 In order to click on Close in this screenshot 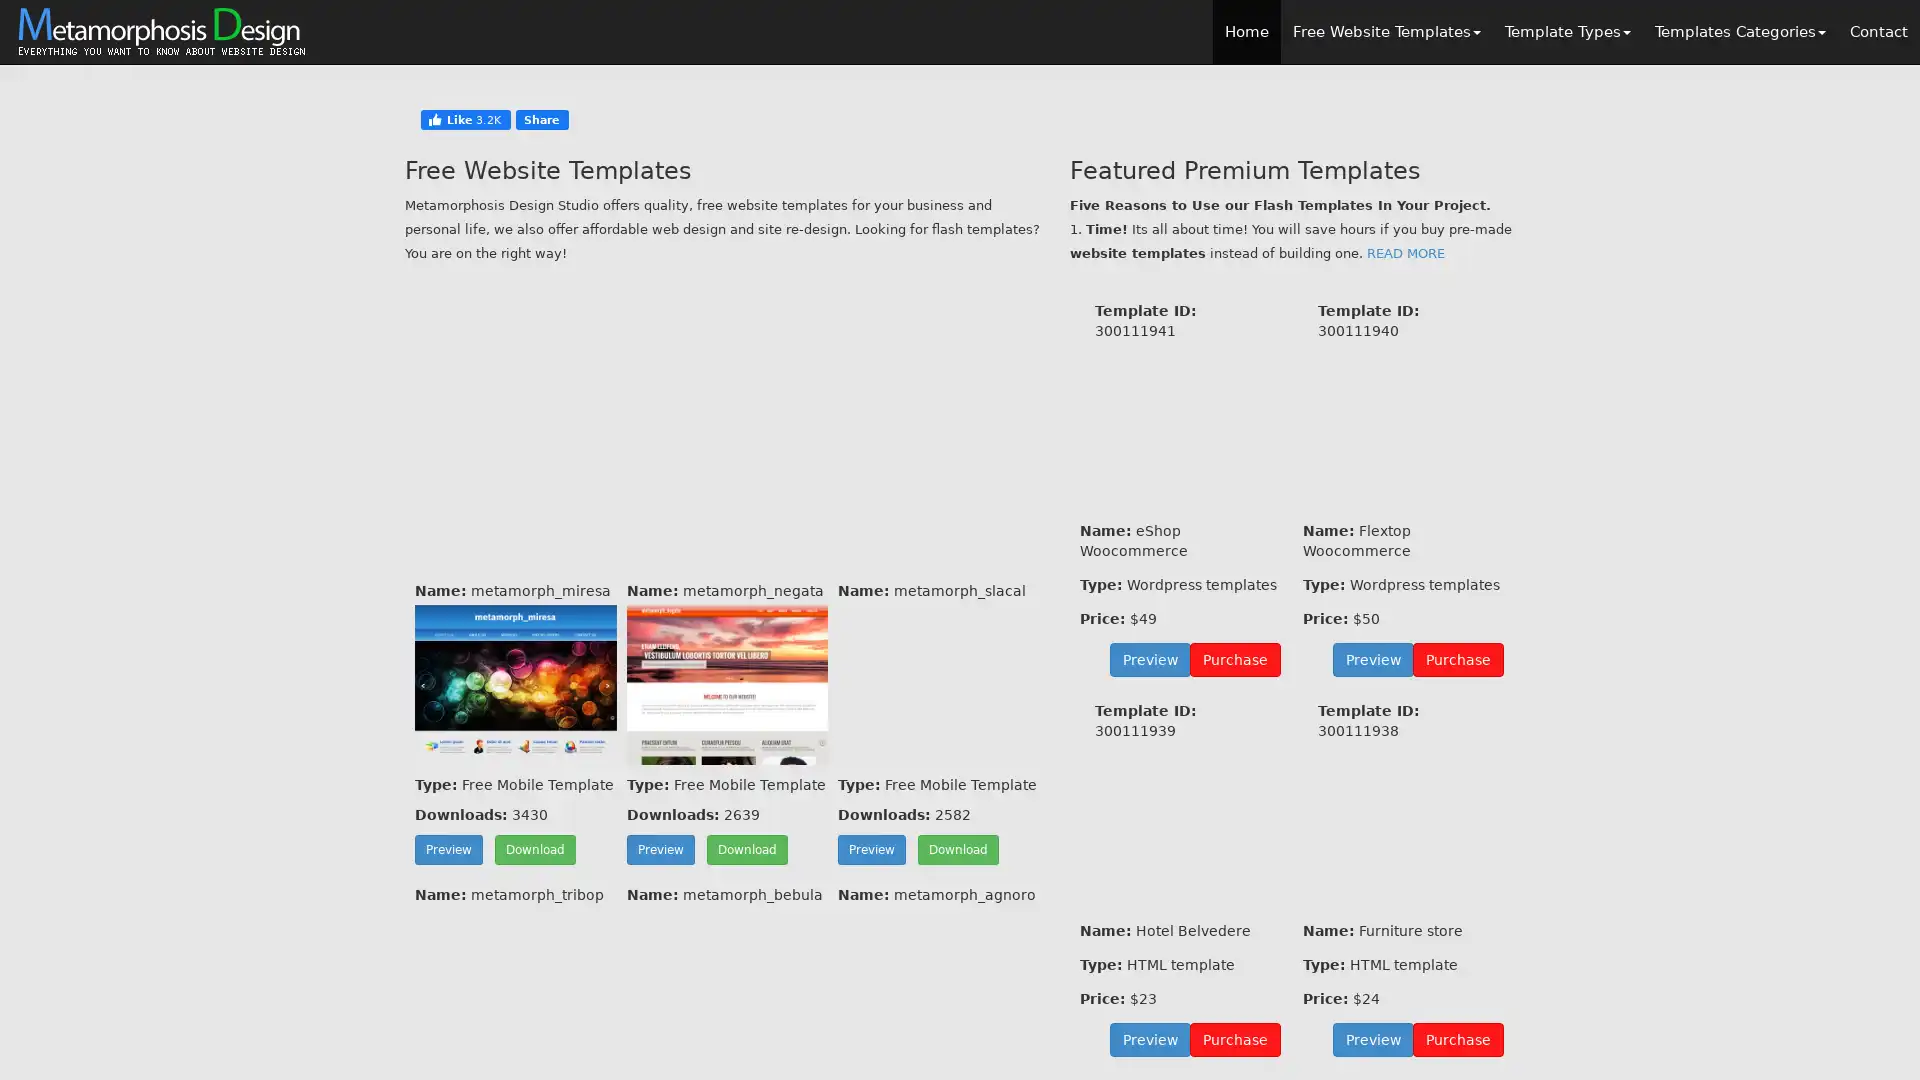, I will do `click(1083, 53)`.